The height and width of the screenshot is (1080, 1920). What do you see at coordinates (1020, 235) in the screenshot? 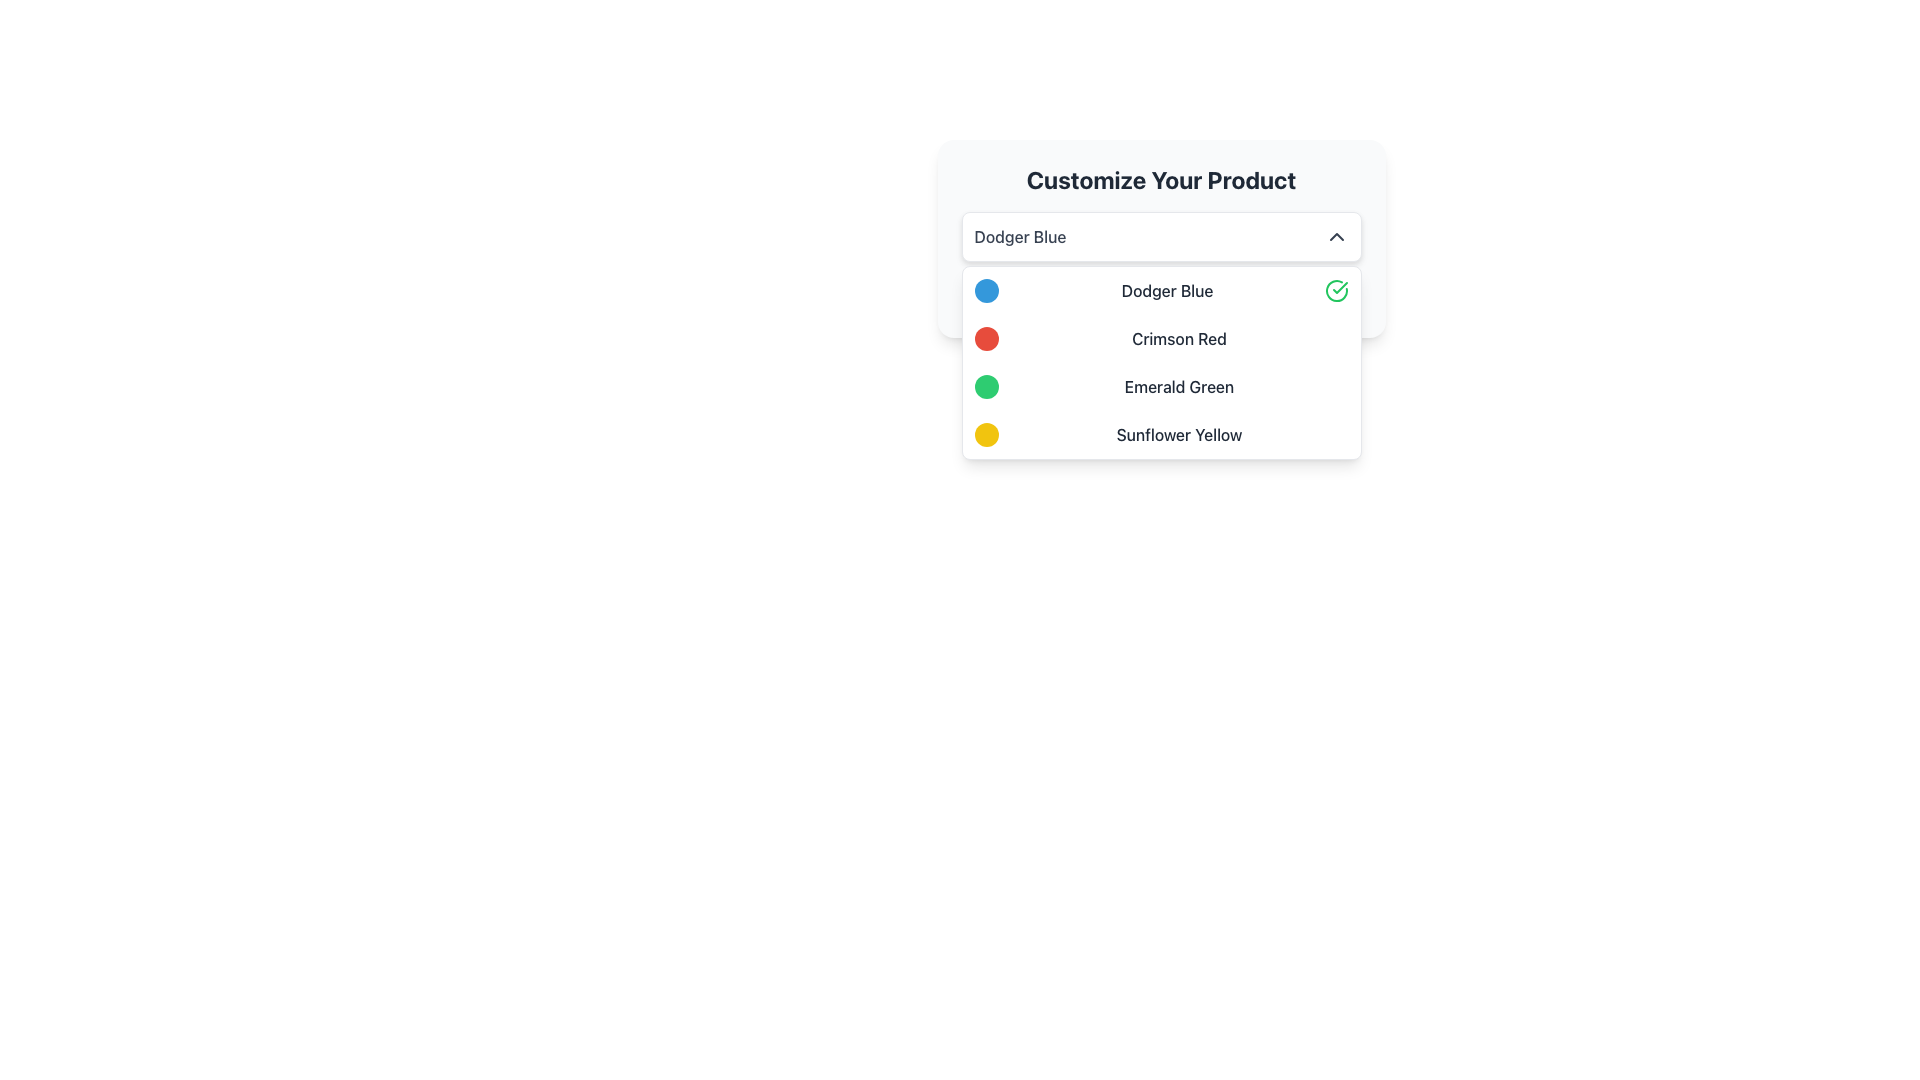
I see `the dropdown field containing the 'Dodger Blue' text label` at bounding box center [1020, 235].